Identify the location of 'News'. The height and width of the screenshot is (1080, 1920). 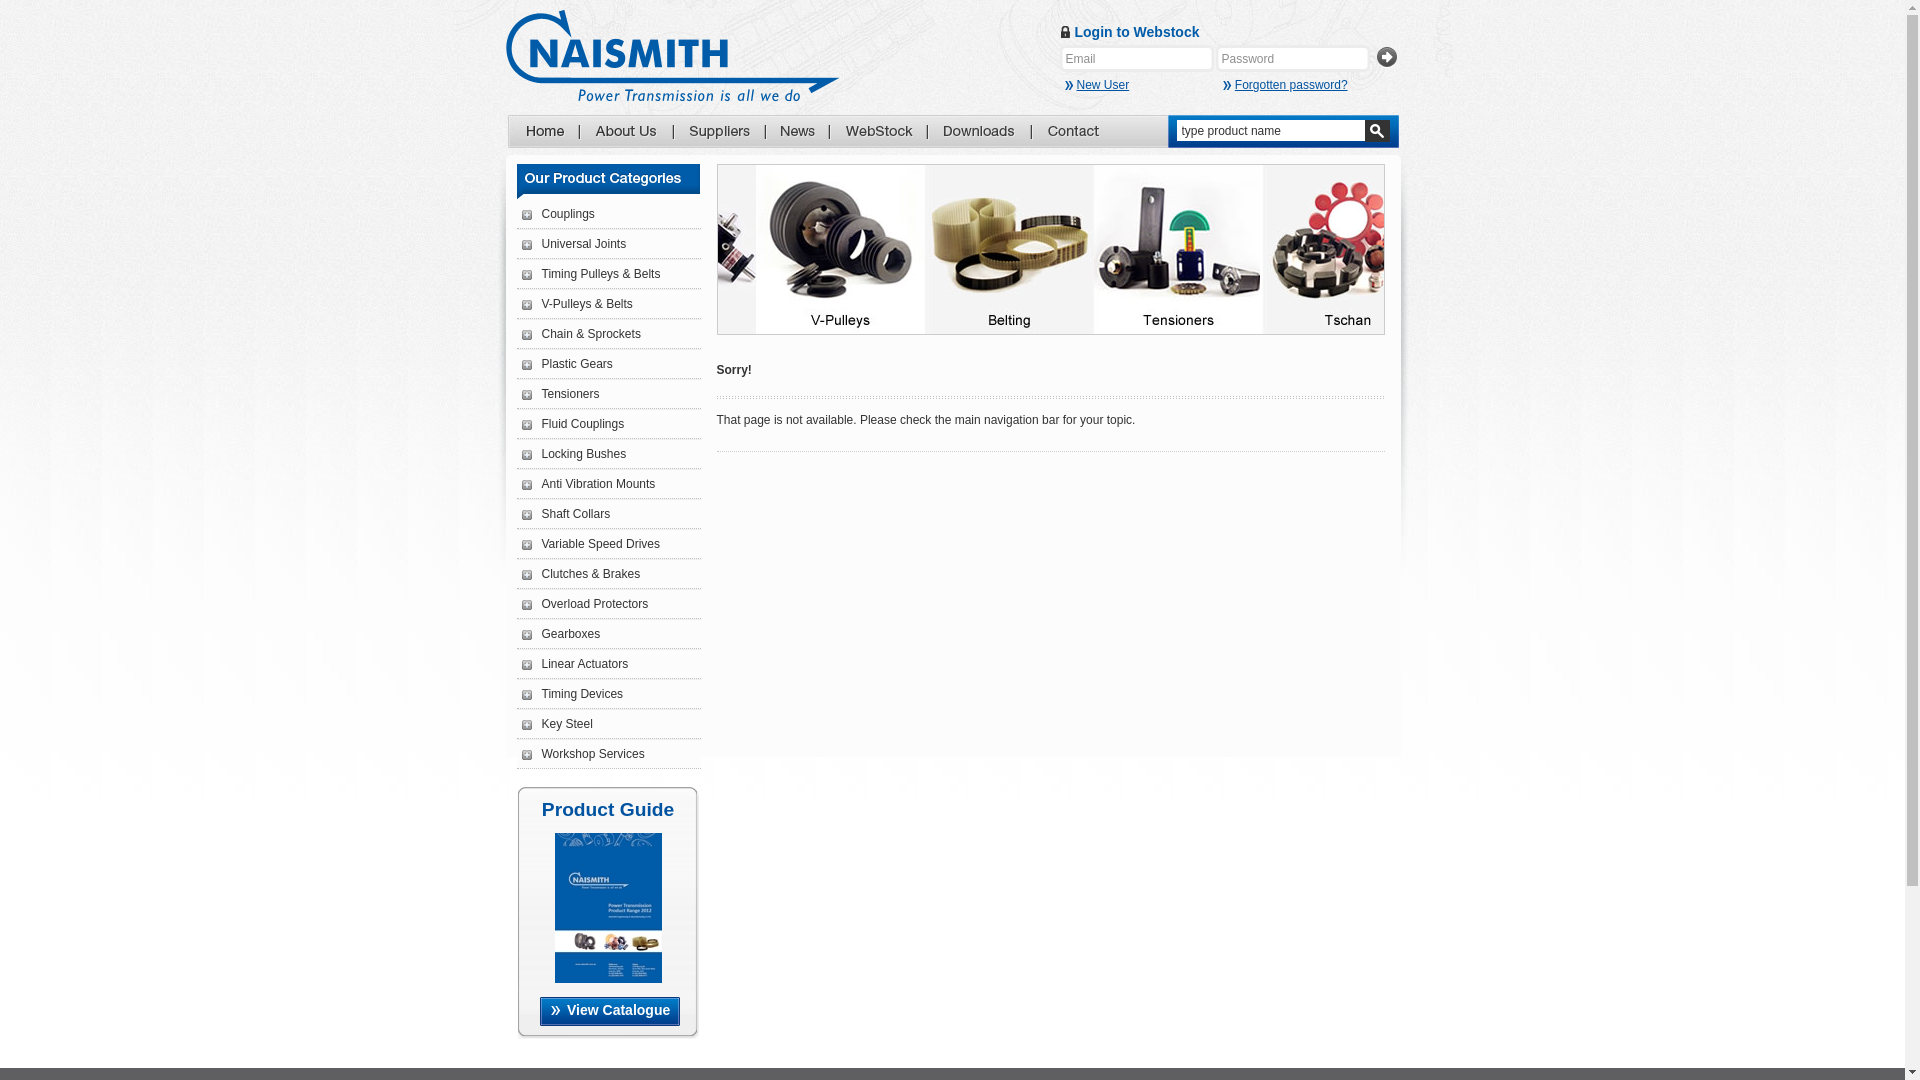
(778, 131).